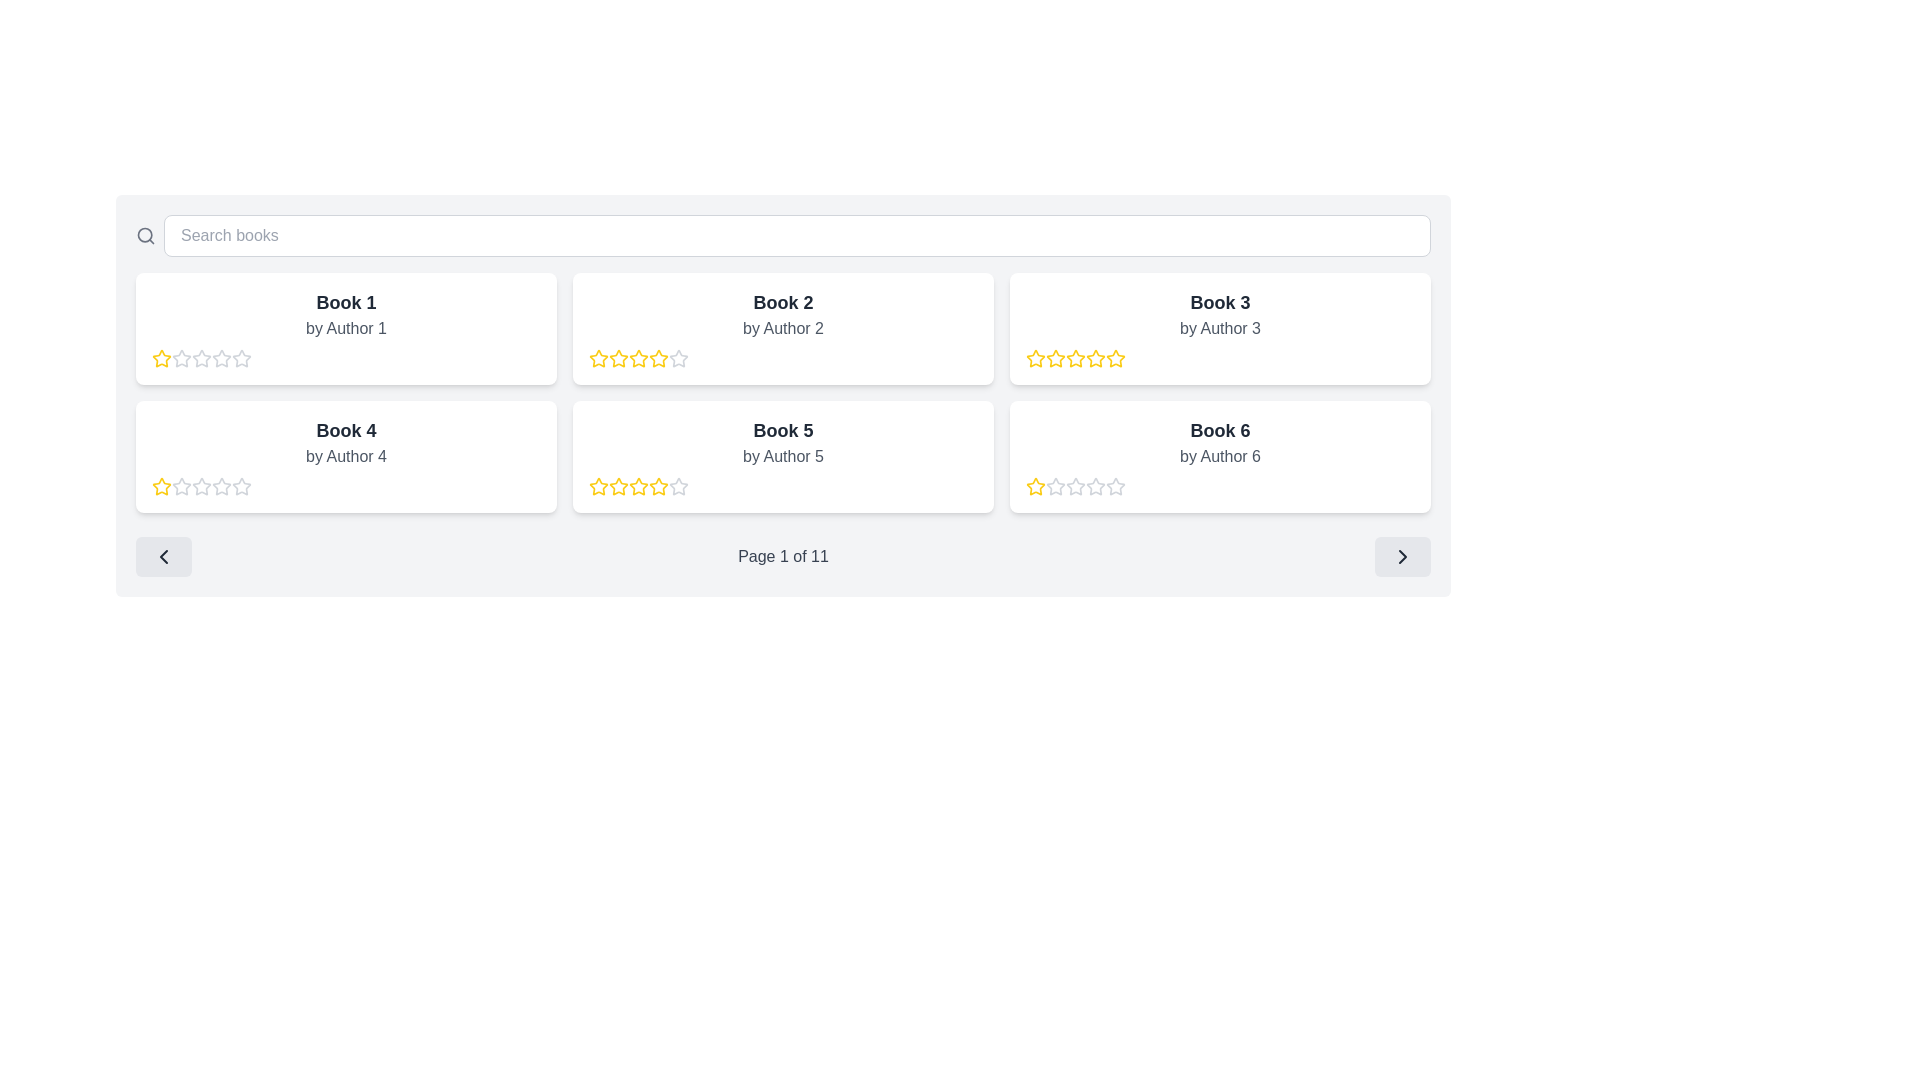 This screenshot has width=1920, height=1080. I want to click on the third yellow star icon in the five-star rating system for 'Book 5' by 'Author 5', so click(658, 486).